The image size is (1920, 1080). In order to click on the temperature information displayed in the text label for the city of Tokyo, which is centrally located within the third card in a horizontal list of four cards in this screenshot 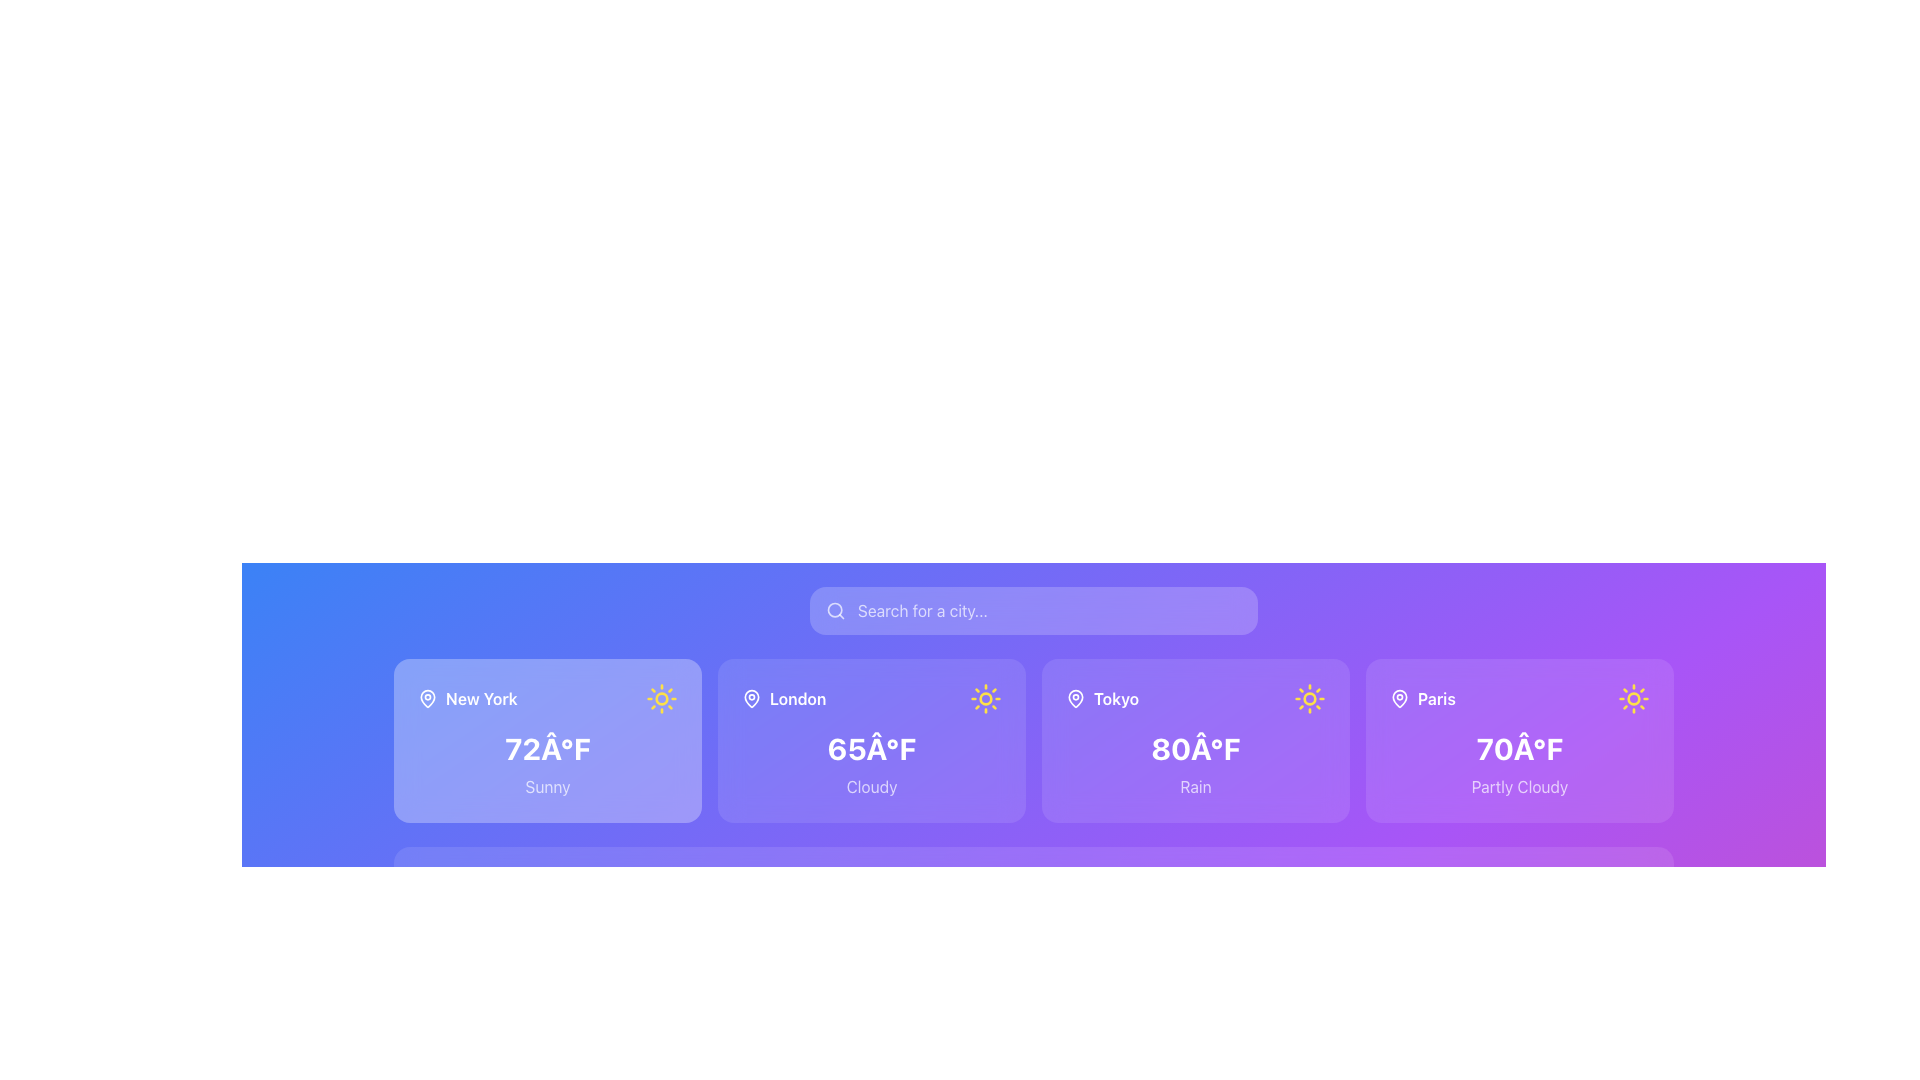, I will do `click(1195, 748)`.